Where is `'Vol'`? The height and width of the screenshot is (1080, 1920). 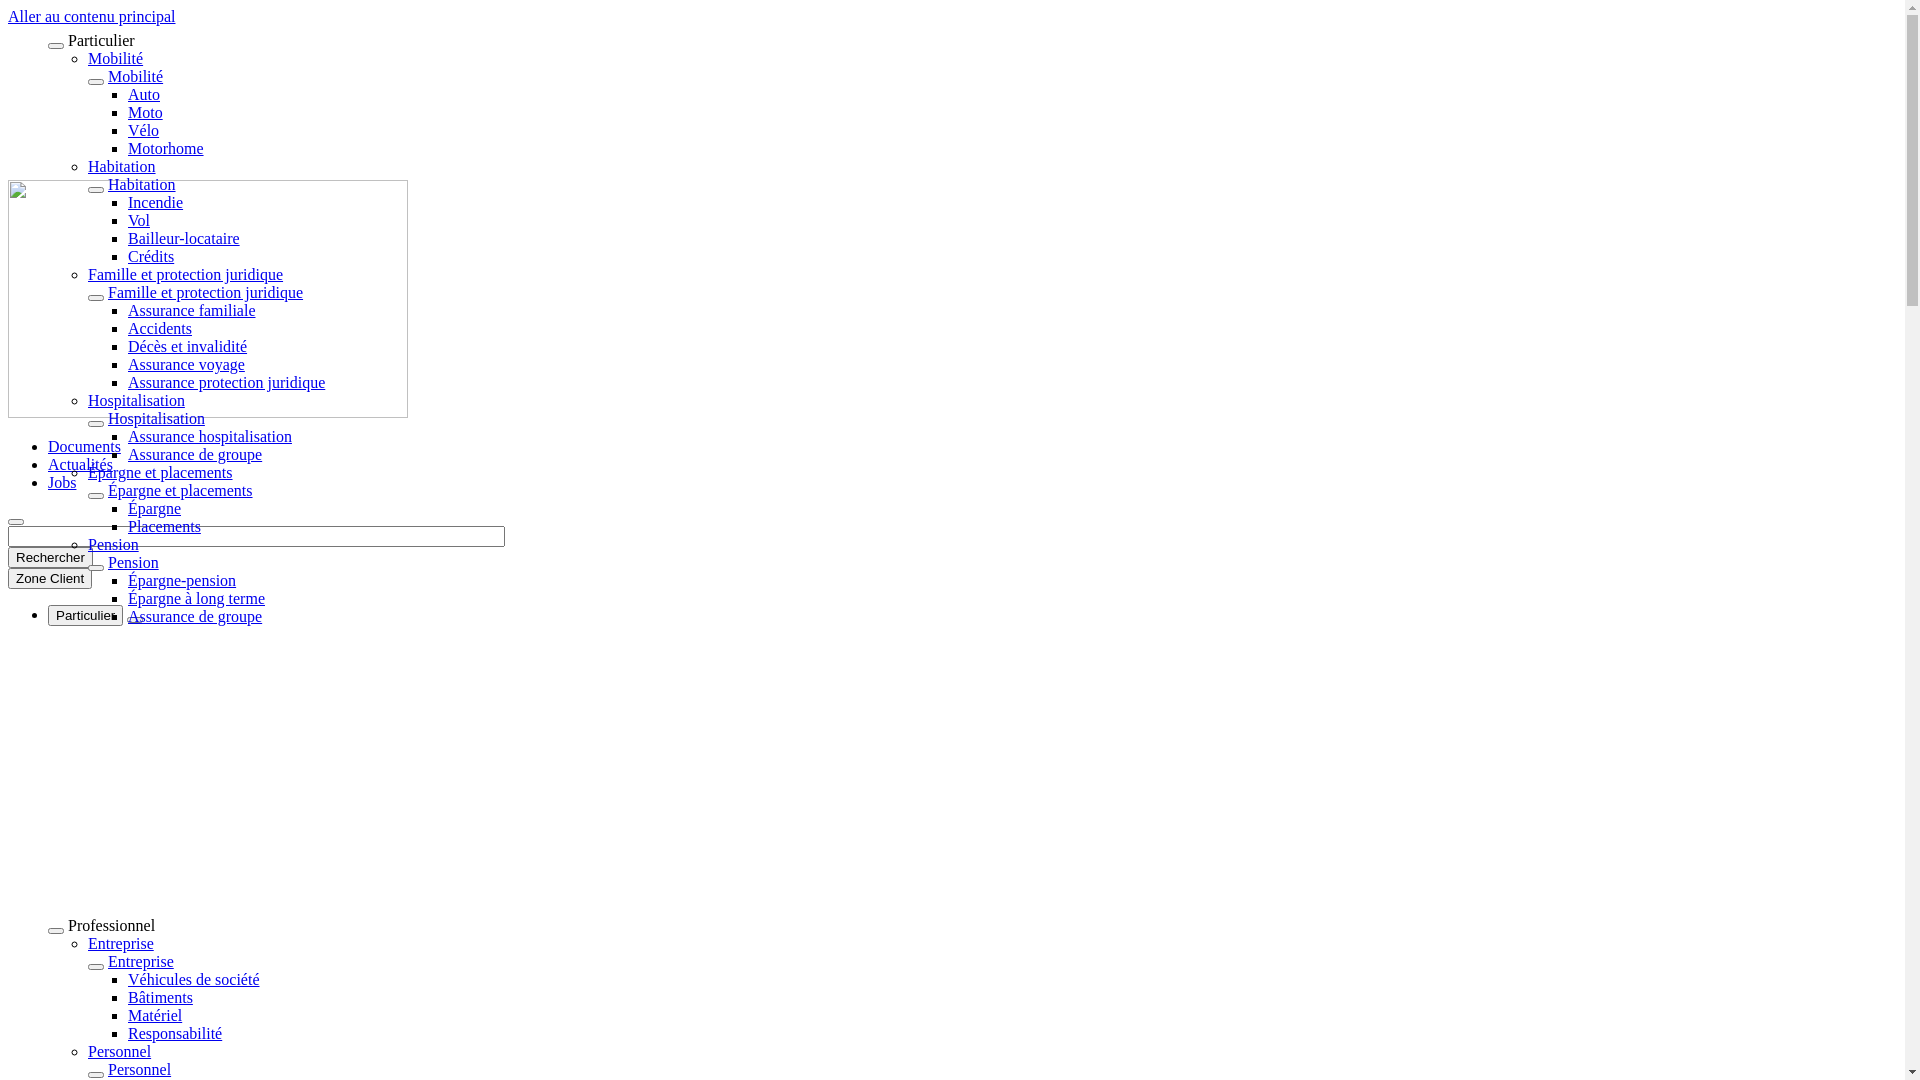 'Vol' is located at coordinates (127, 220).